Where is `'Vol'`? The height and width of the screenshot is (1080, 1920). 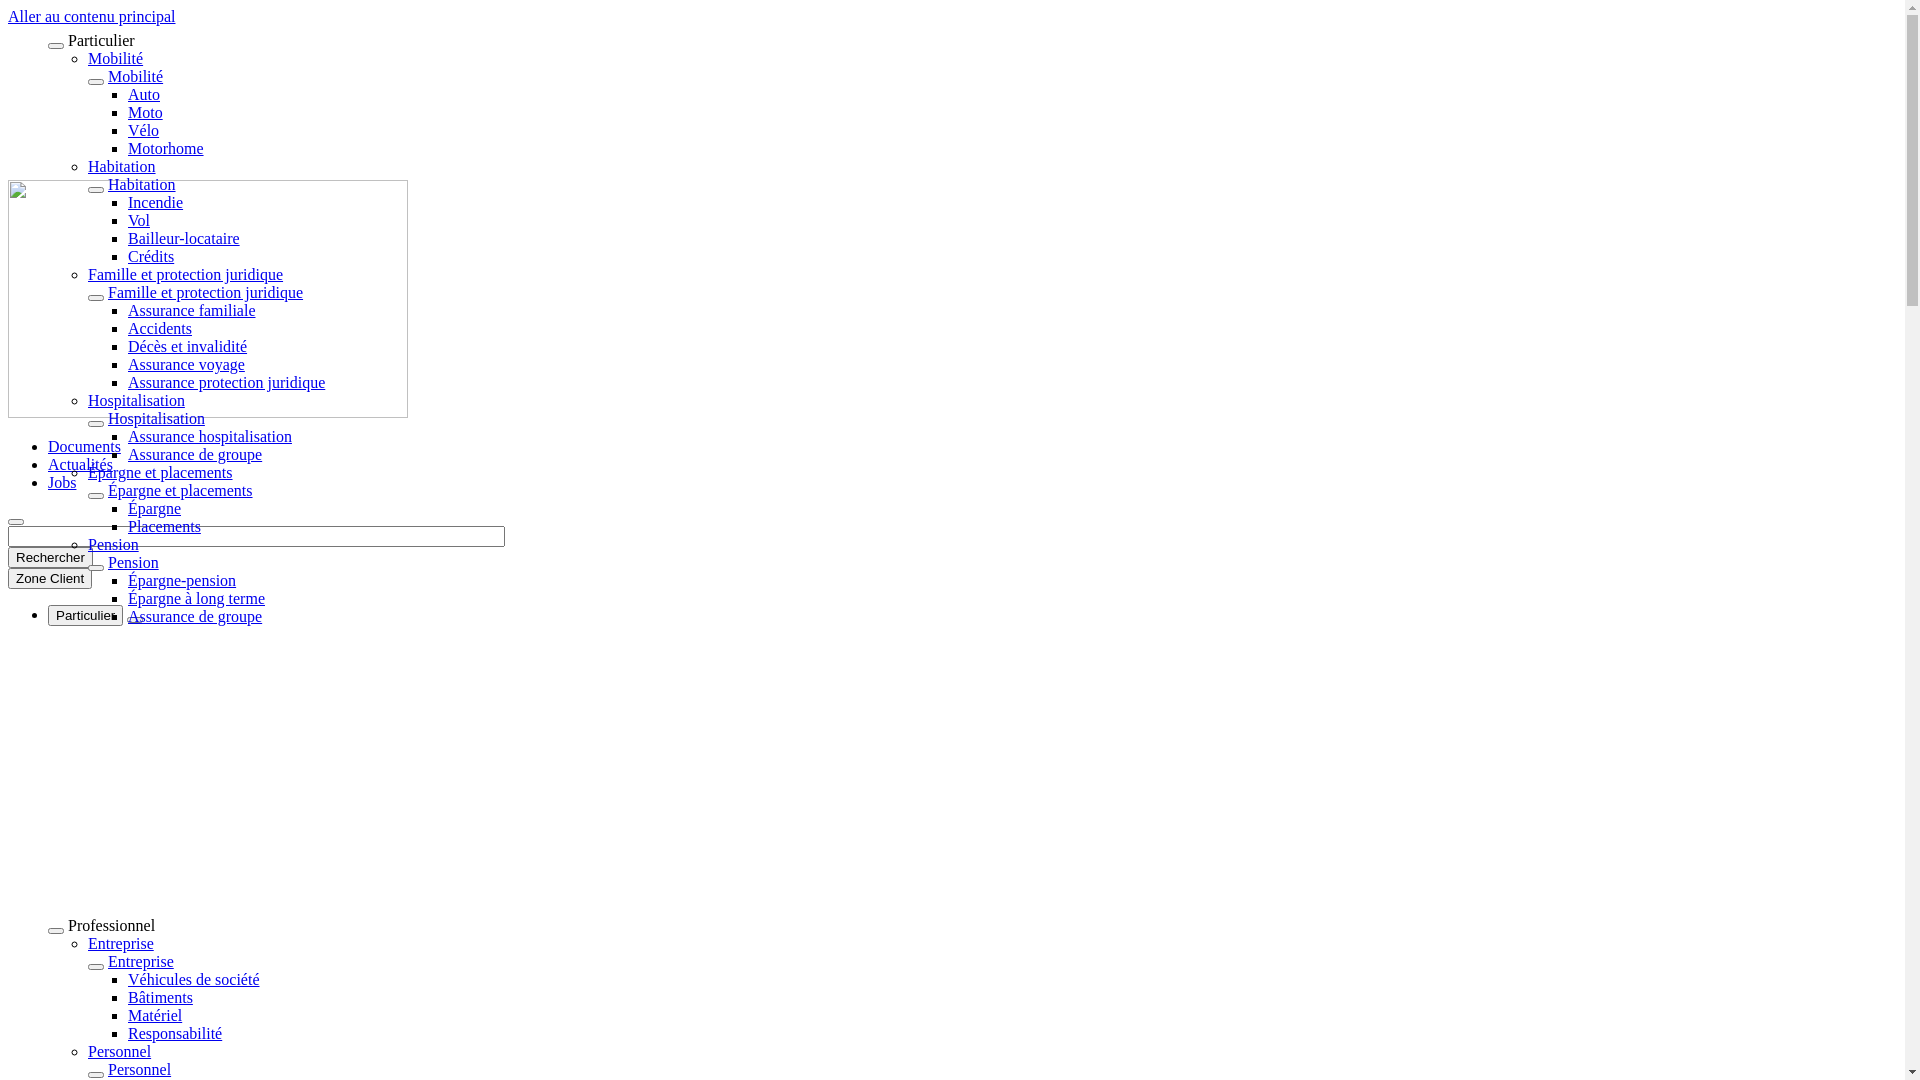 'Vol' is located at coordinates (127, 220).